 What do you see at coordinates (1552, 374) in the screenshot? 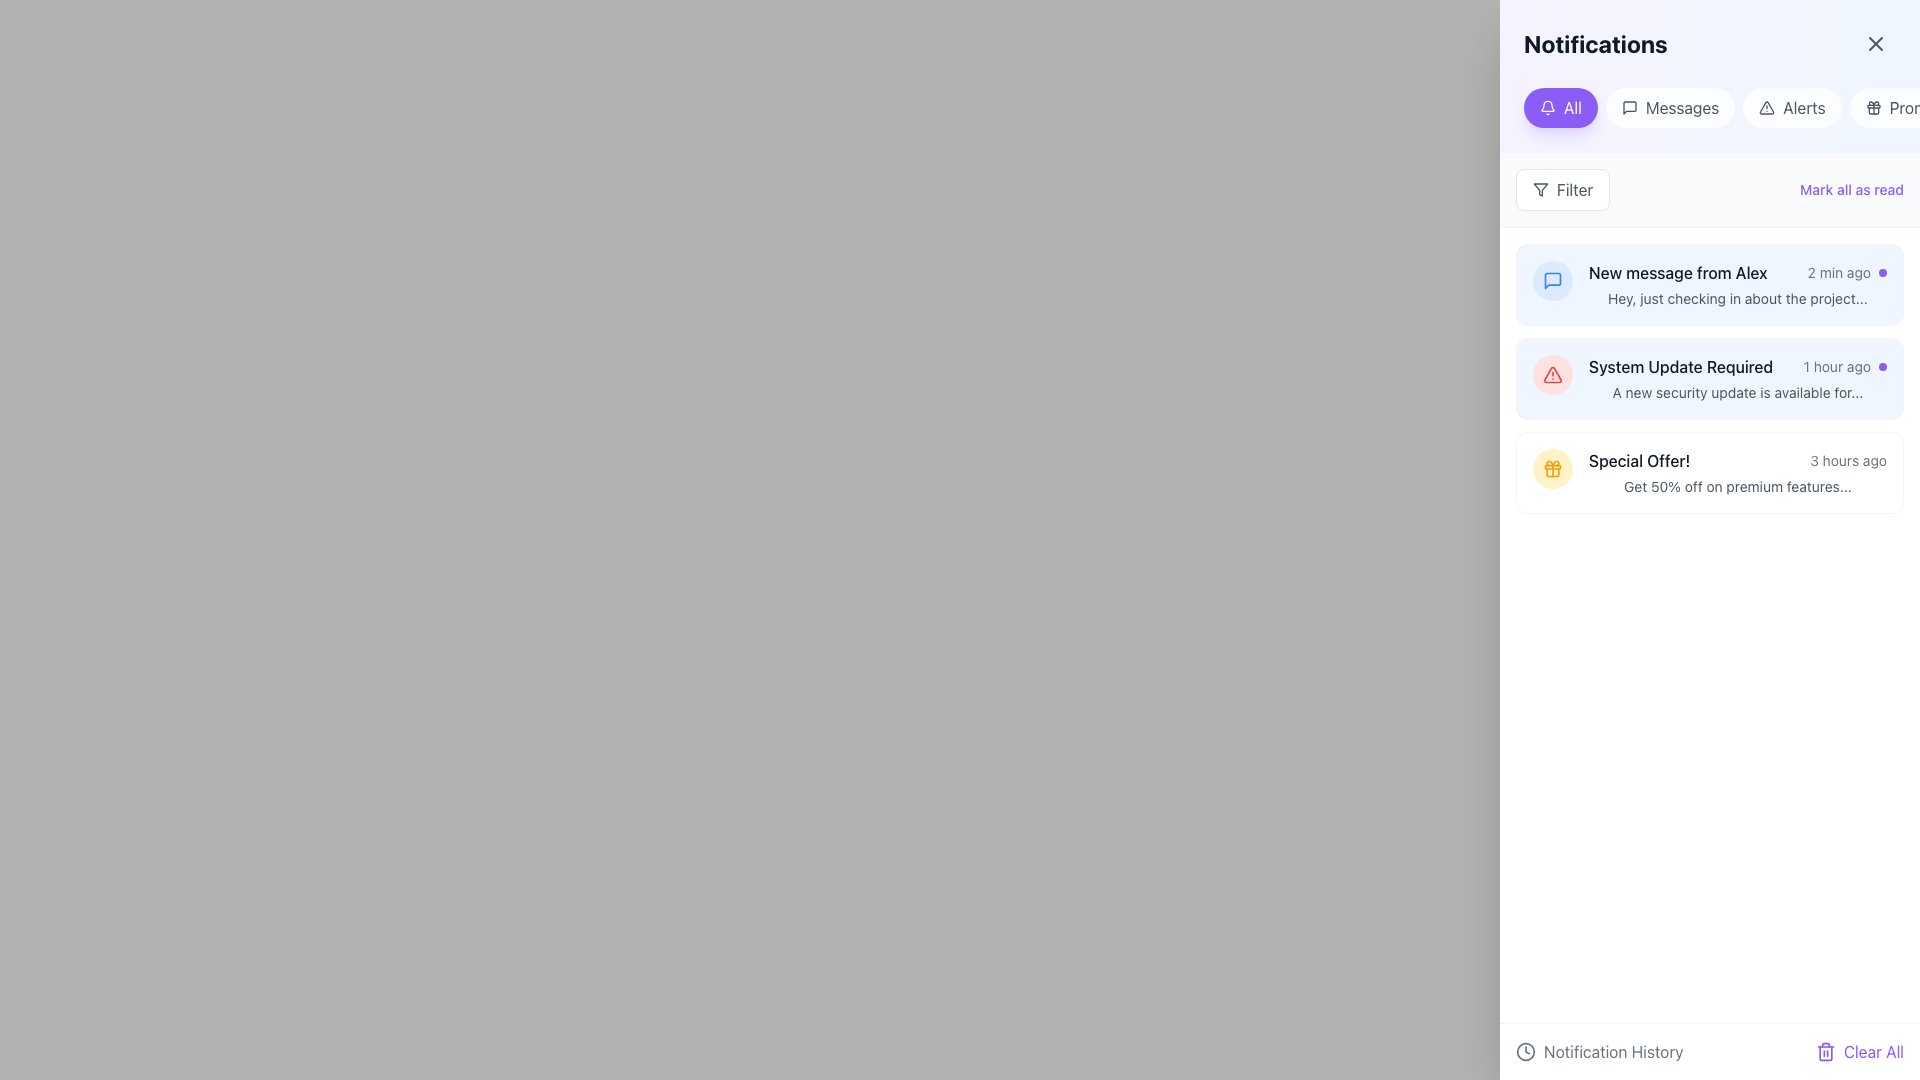
I see `the warning indicator icon located on the right sidebar, which is directly above the 'System Update Required' notification` at bounding box center [1552, 374].